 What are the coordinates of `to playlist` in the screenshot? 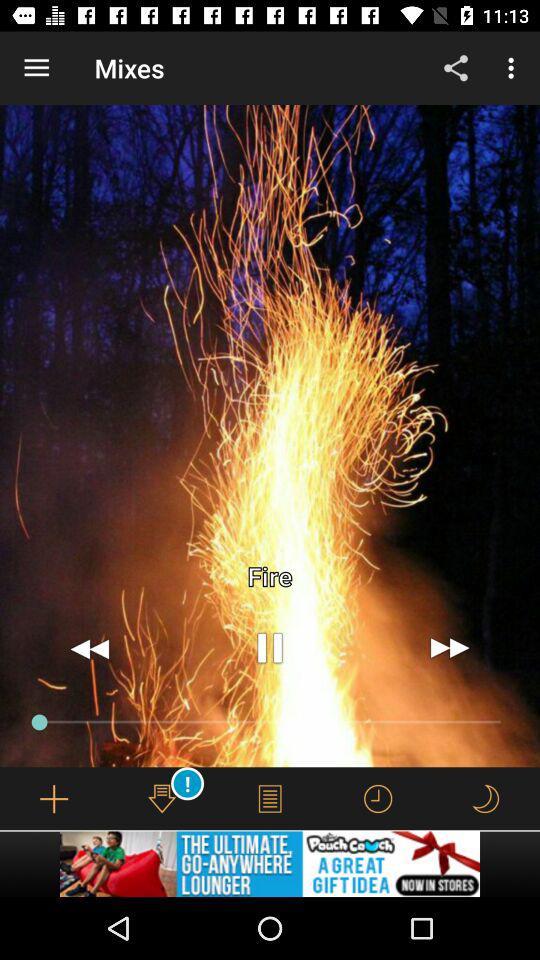 It's located at (54, 798).